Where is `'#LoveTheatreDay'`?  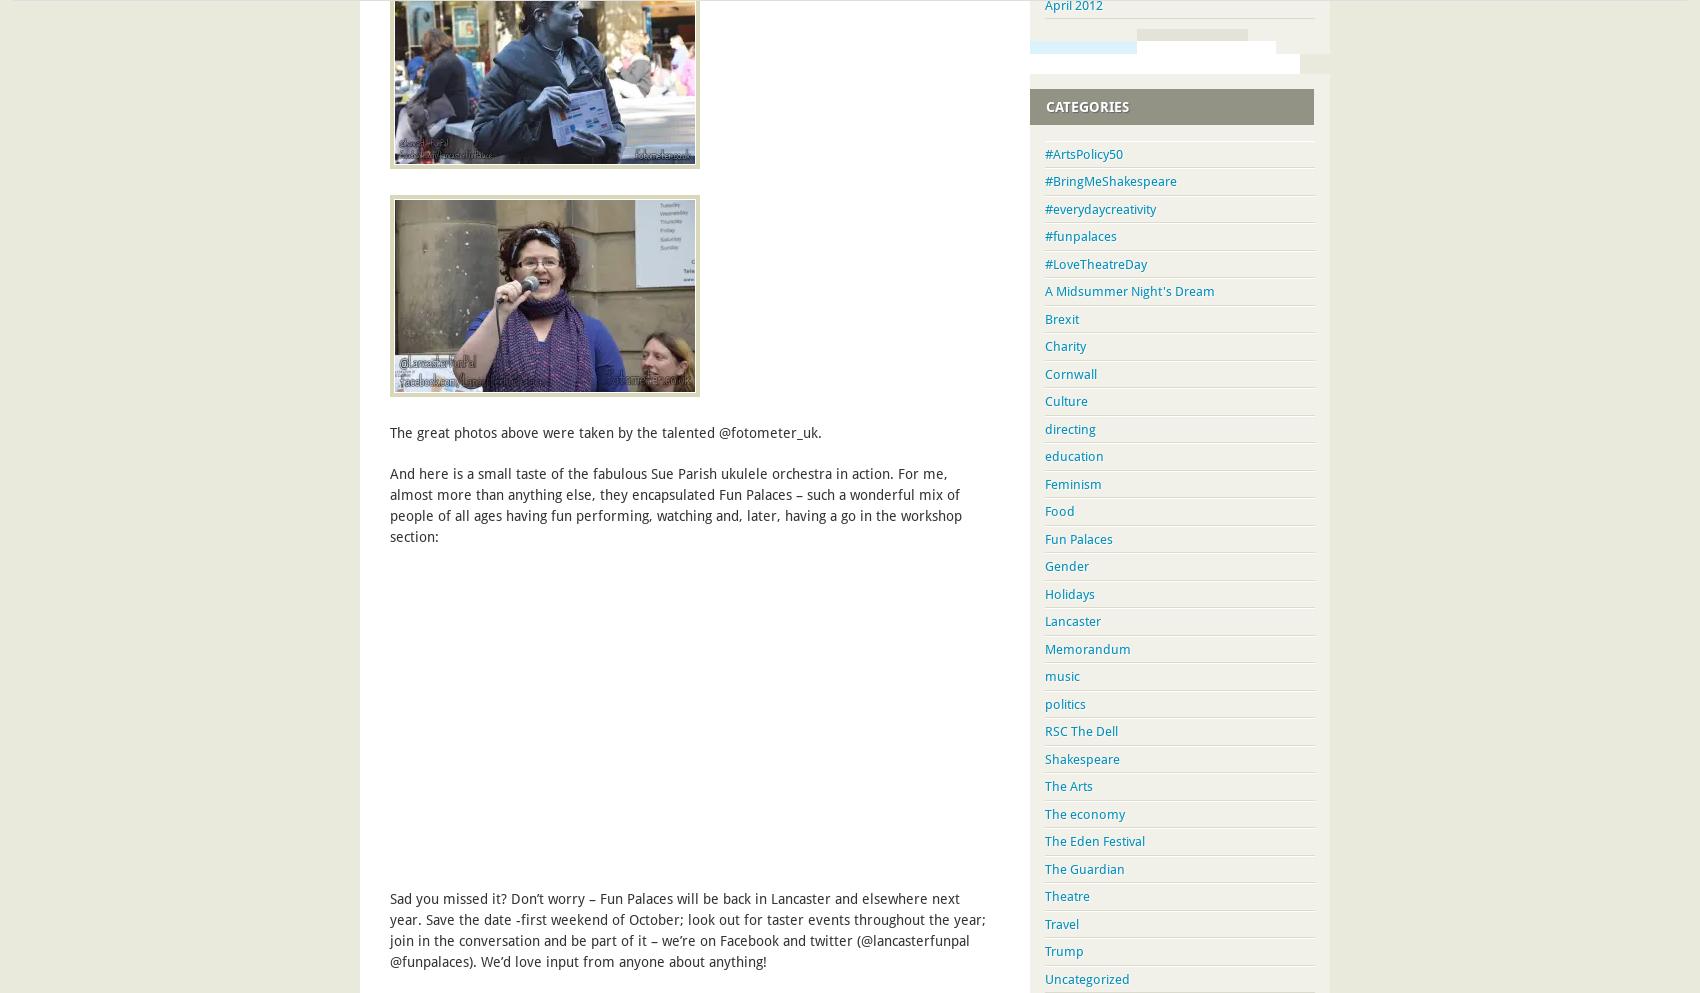
'#LoveTheatreDay' is located at coordinates (1095, 262).